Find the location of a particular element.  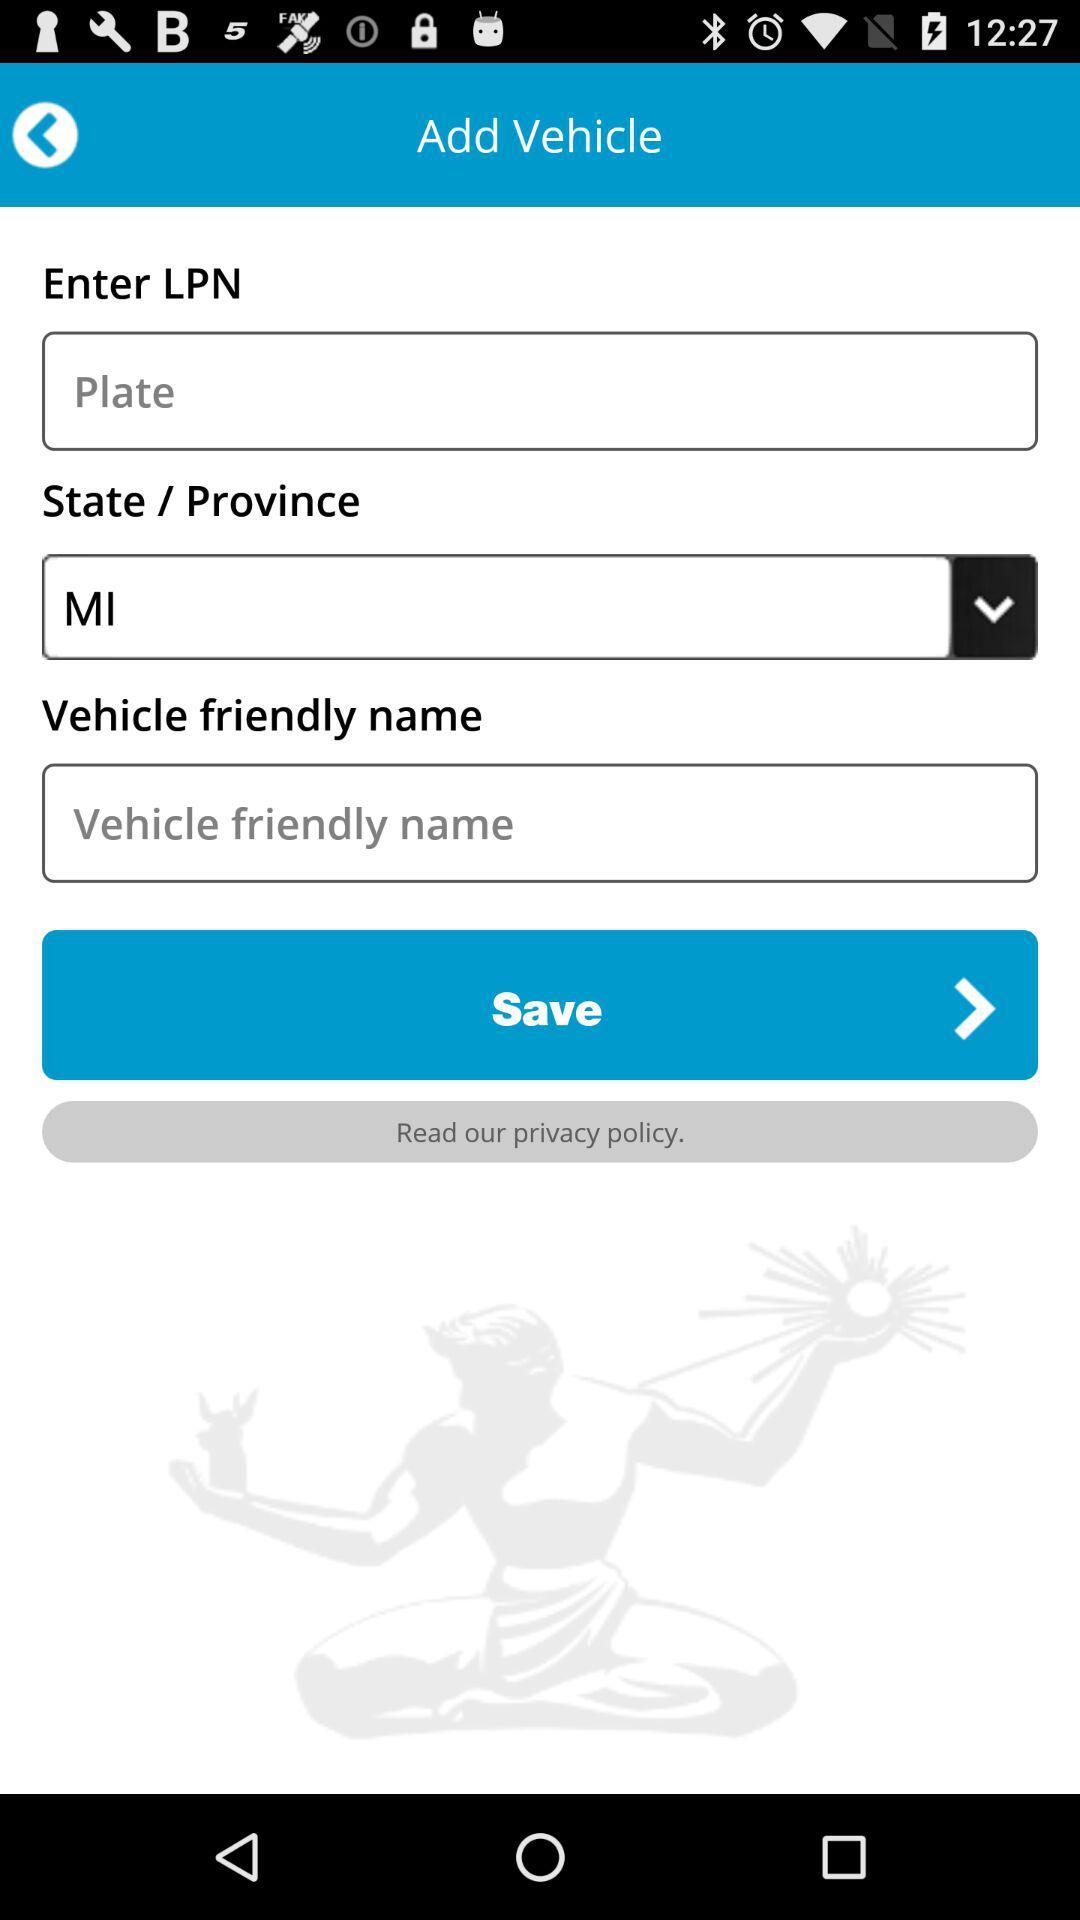

the arrow_backward icon is located at coordinates (45, 143).